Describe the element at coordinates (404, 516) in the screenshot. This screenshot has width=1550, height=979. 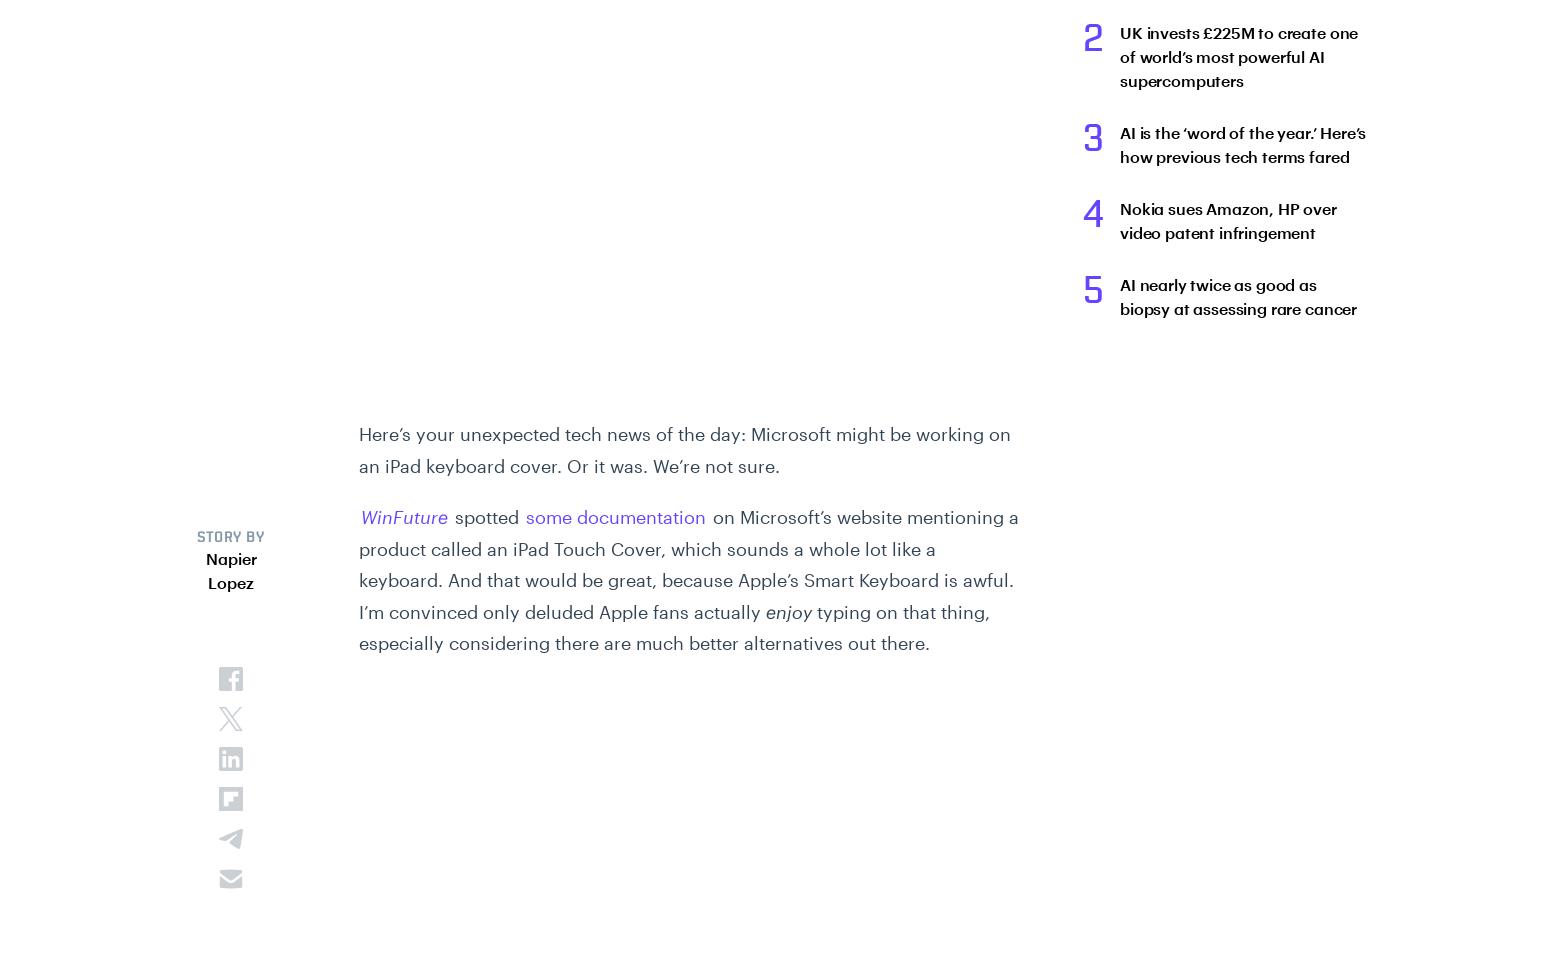
I see `'WinFuture'` at that location.